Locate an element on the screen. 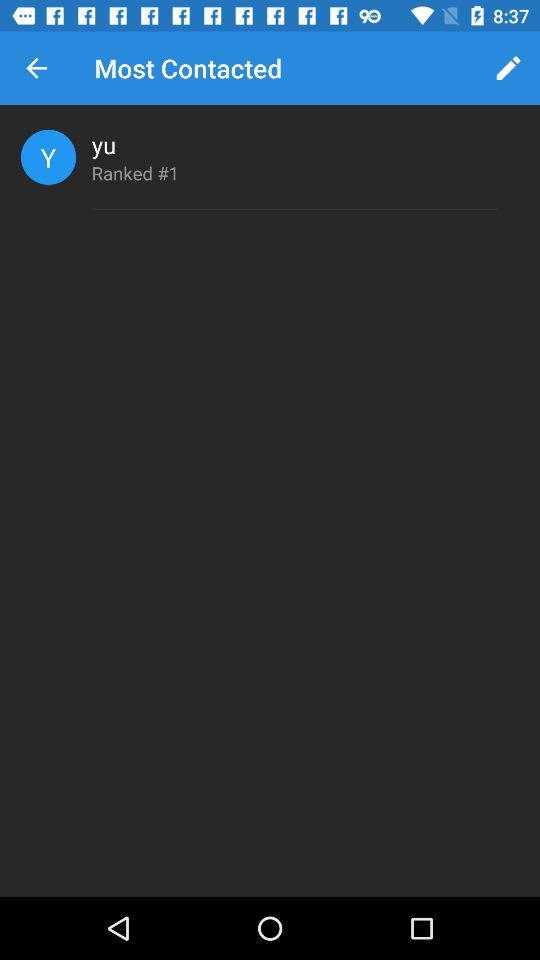 Image resolution: width=540 pixels, height=960 pixels. yu icon is located at coordinates (104, 143).